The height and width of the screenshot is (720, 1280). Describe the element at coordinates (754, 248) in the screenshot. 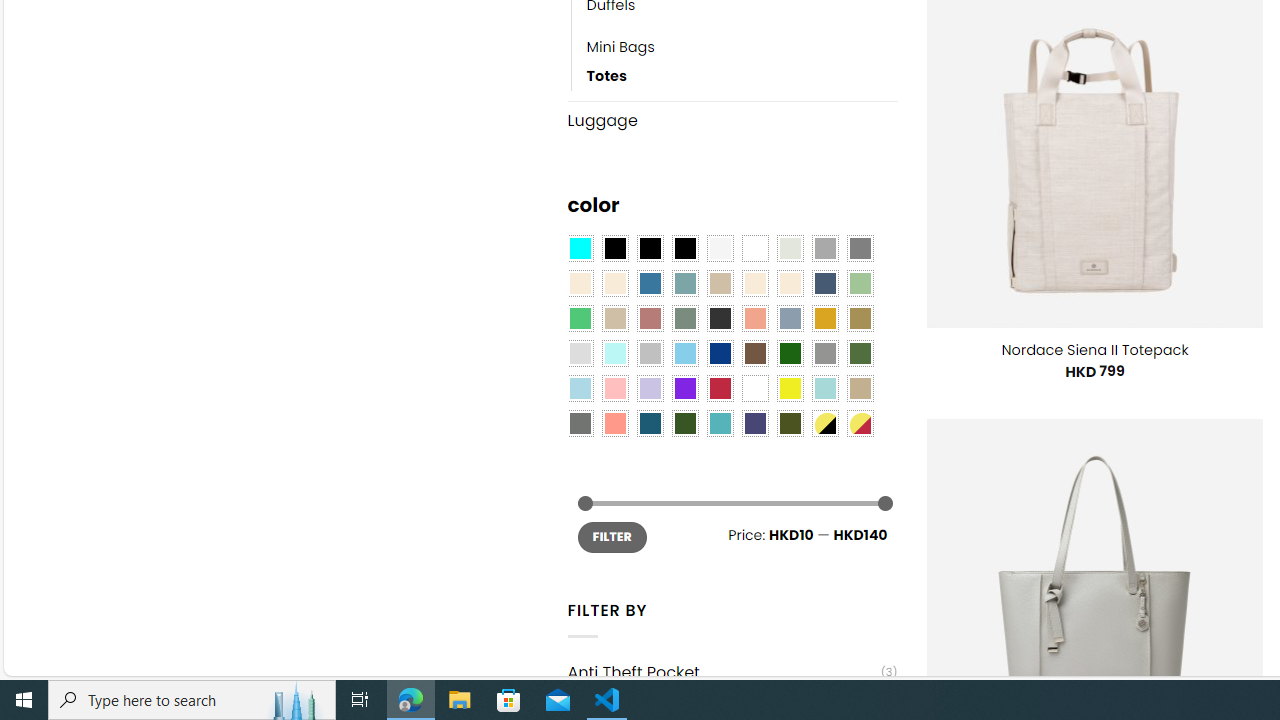

I see `'Clear'` at that location.